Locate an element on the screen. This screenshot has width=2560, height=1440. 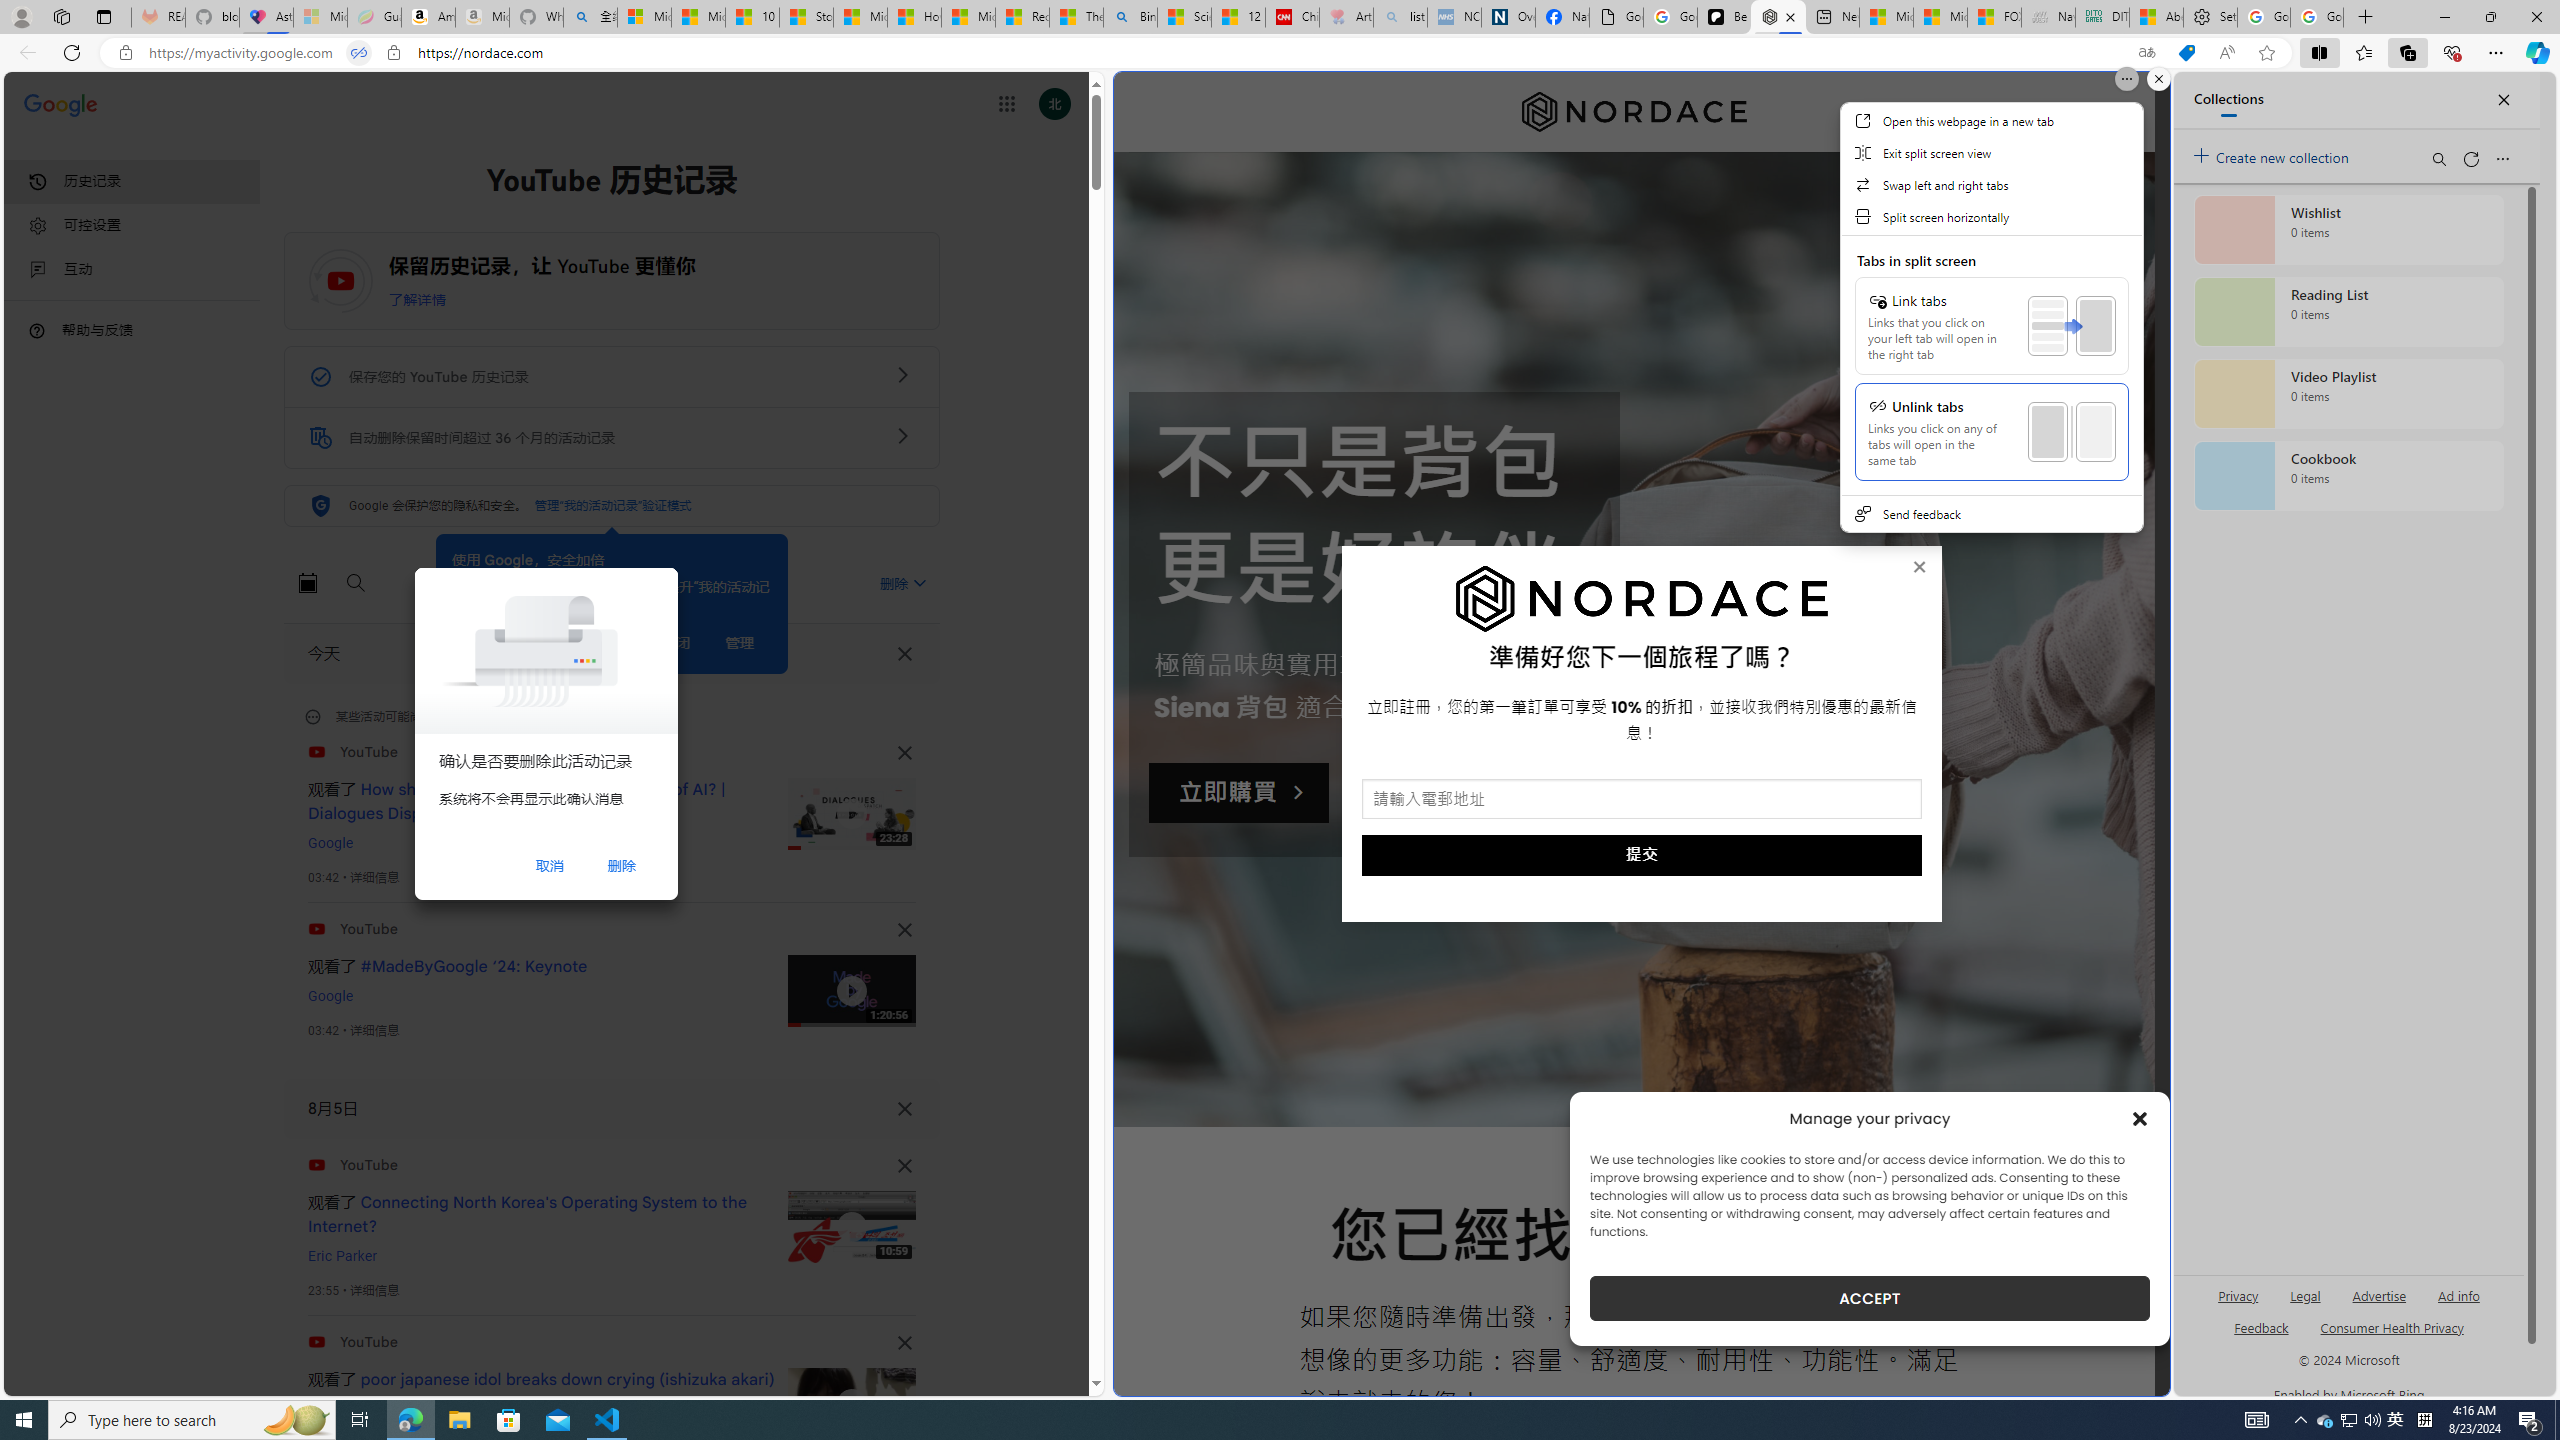
'Arthritis: Ask Health Professionals - Sleeping' is located at coordinates (1345, 16).